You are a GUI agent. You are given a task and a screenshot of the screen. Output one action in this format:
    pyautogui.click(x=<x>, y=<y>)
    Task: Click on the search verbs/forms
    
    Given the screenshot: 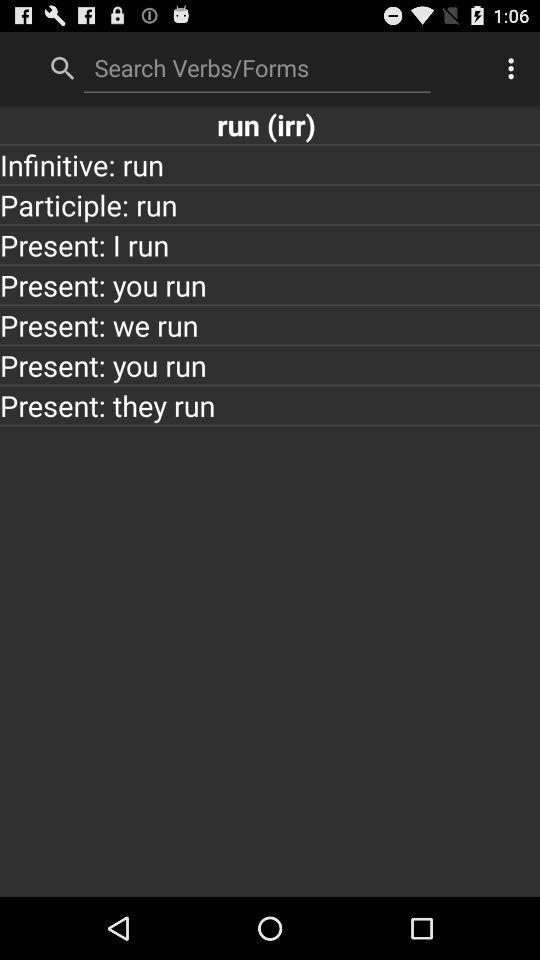 What is the action you would take?
    pyautogui.click(x=257, y=67)
    